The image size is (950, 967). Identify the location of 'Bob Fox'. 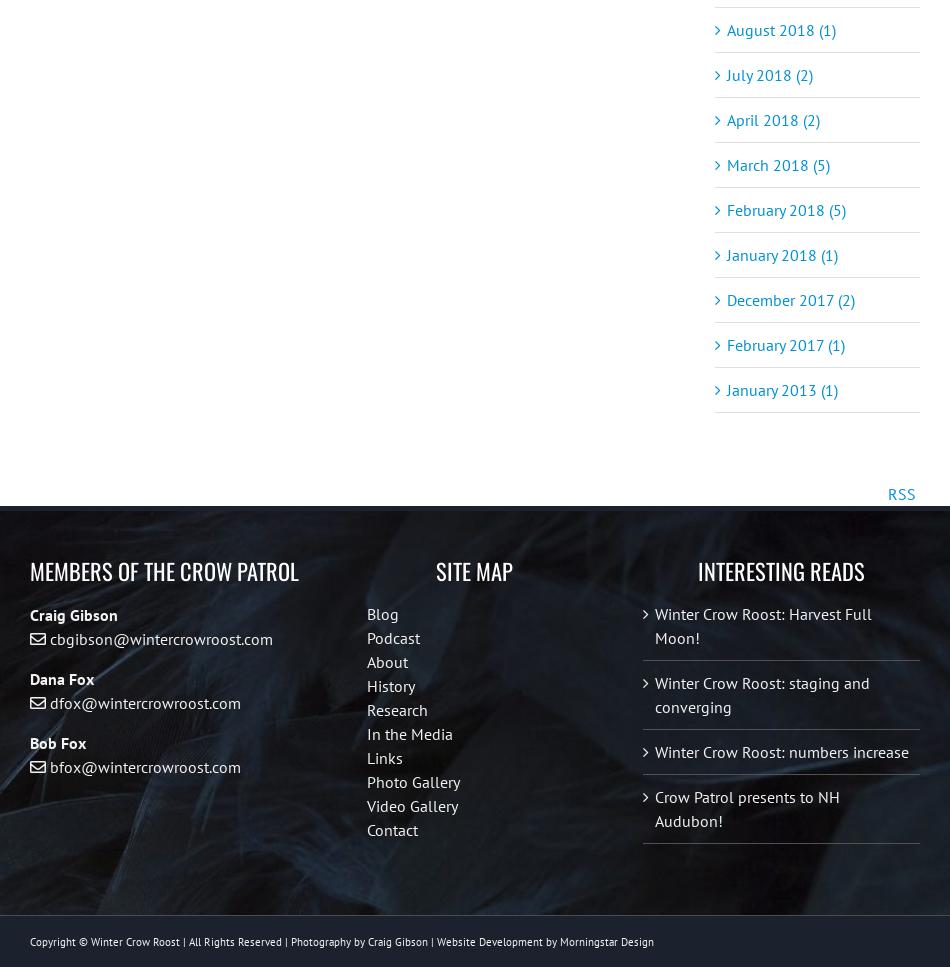
(58, 753).